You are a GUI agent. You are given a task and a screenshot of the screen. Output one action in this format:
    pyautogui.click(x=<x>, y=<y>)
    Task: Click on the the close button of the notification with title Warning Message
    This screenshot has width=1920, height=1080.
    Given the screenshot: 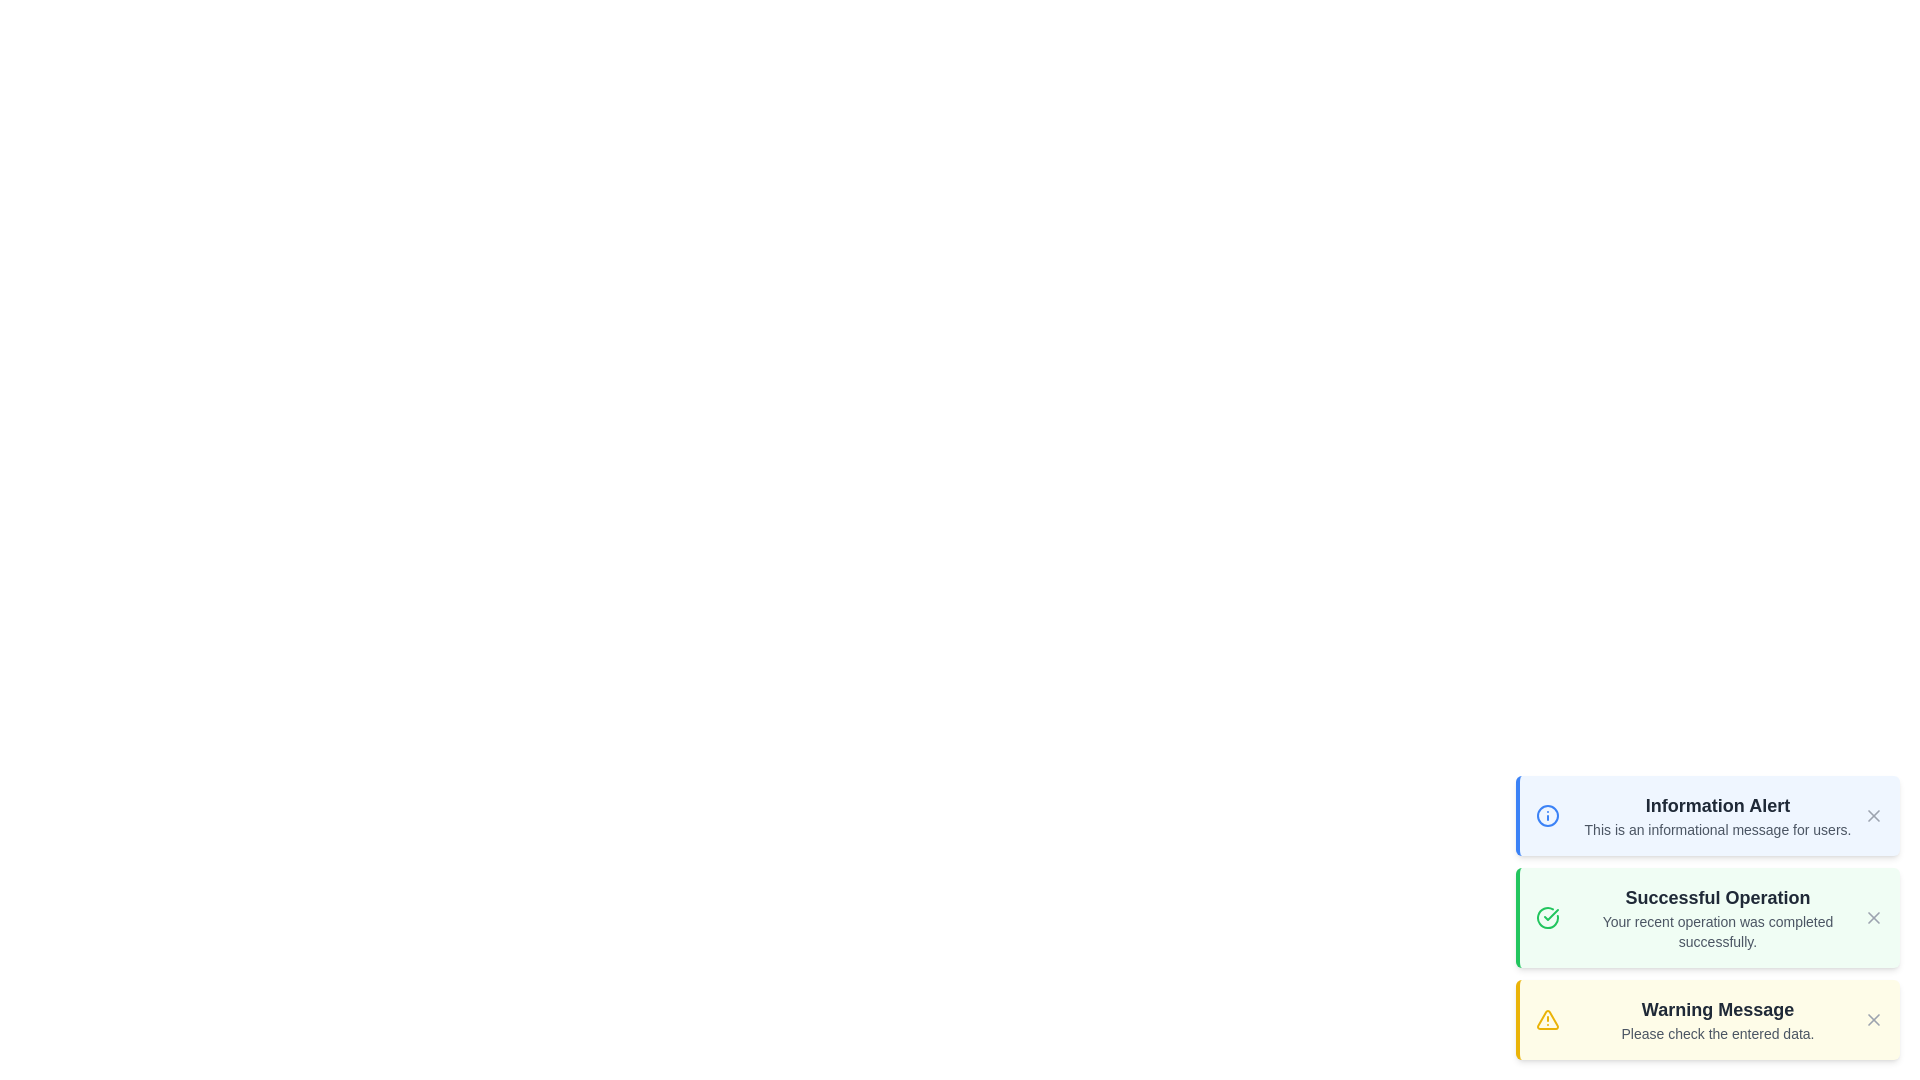 What is the action you would take?
    pyautogui.click(x=1872, y=1019)
    